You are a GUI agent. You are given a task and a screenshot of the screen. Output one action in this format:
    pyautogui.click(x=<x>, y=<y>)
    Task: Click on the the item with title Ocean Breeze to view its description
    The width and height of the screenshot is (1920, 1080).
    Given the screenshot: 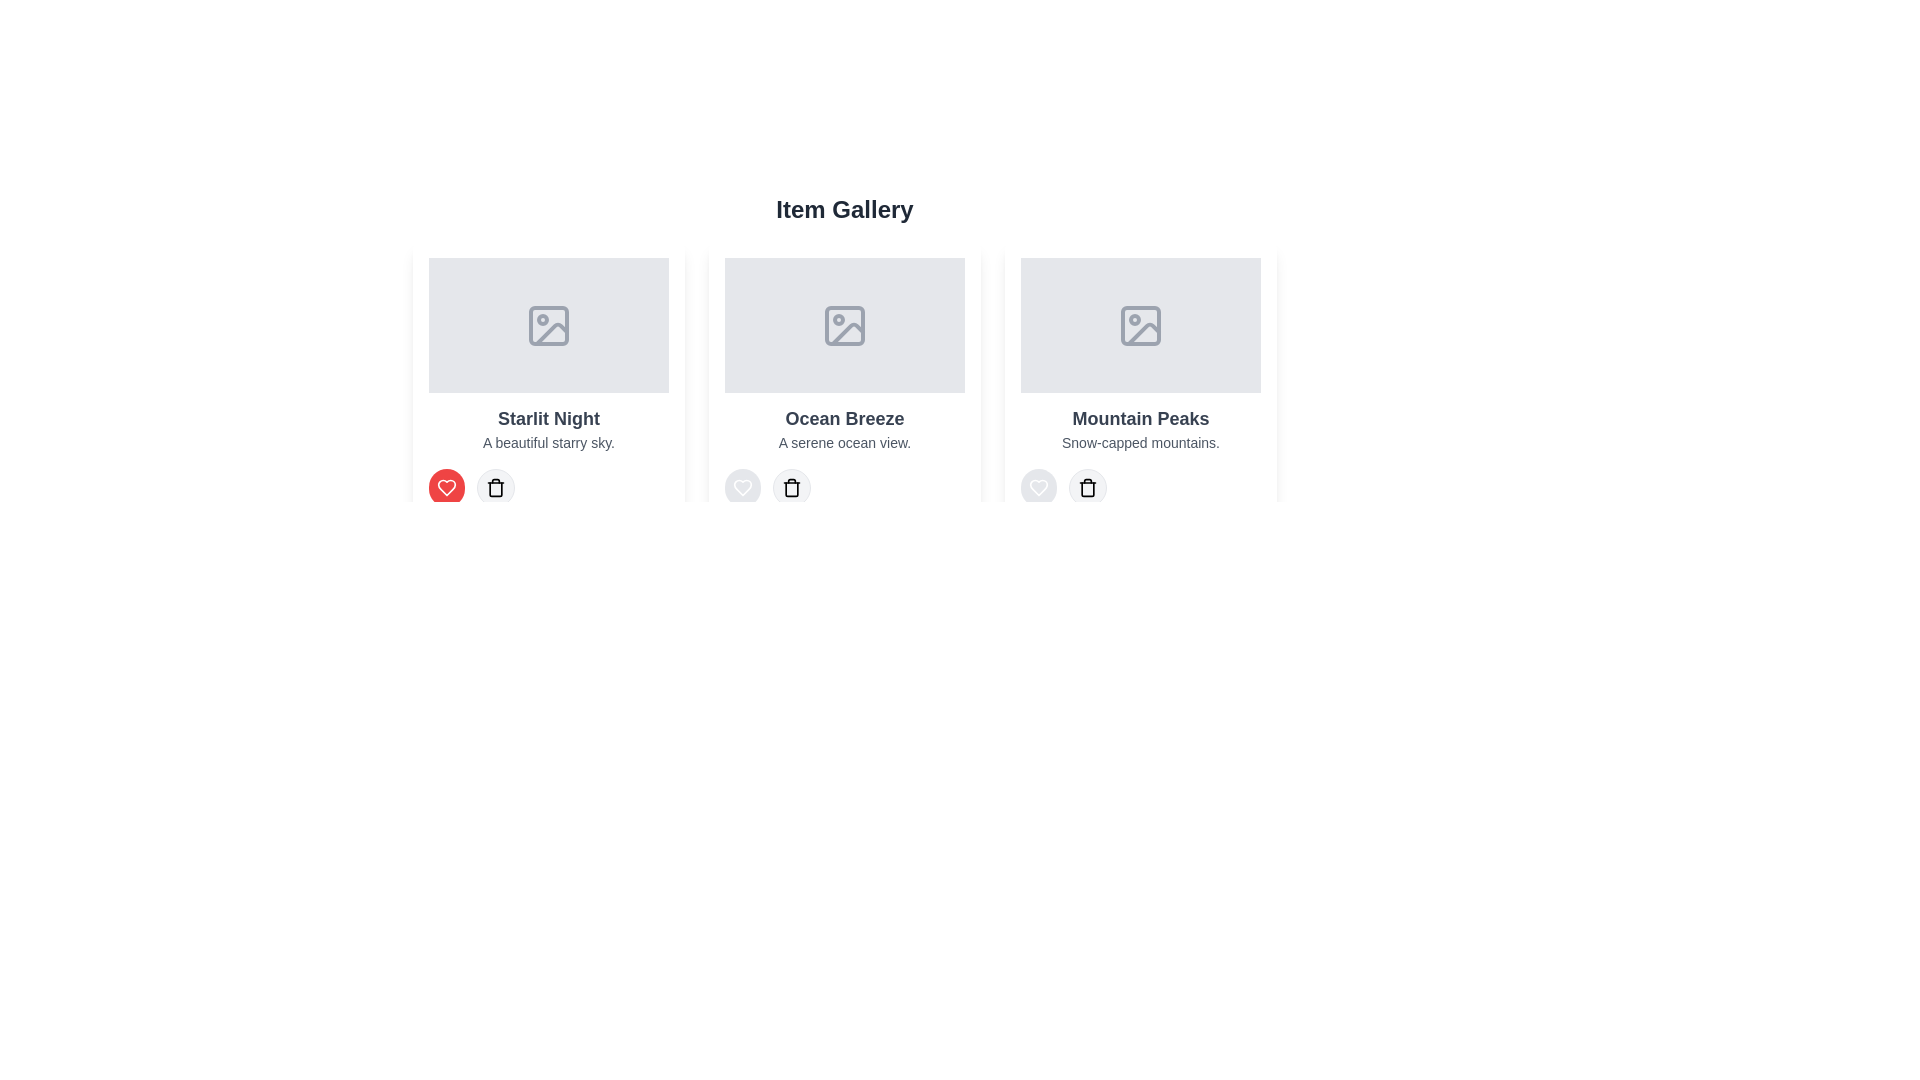 What is the action you would take?
    pyautogui.click(x=844, y=382)
    